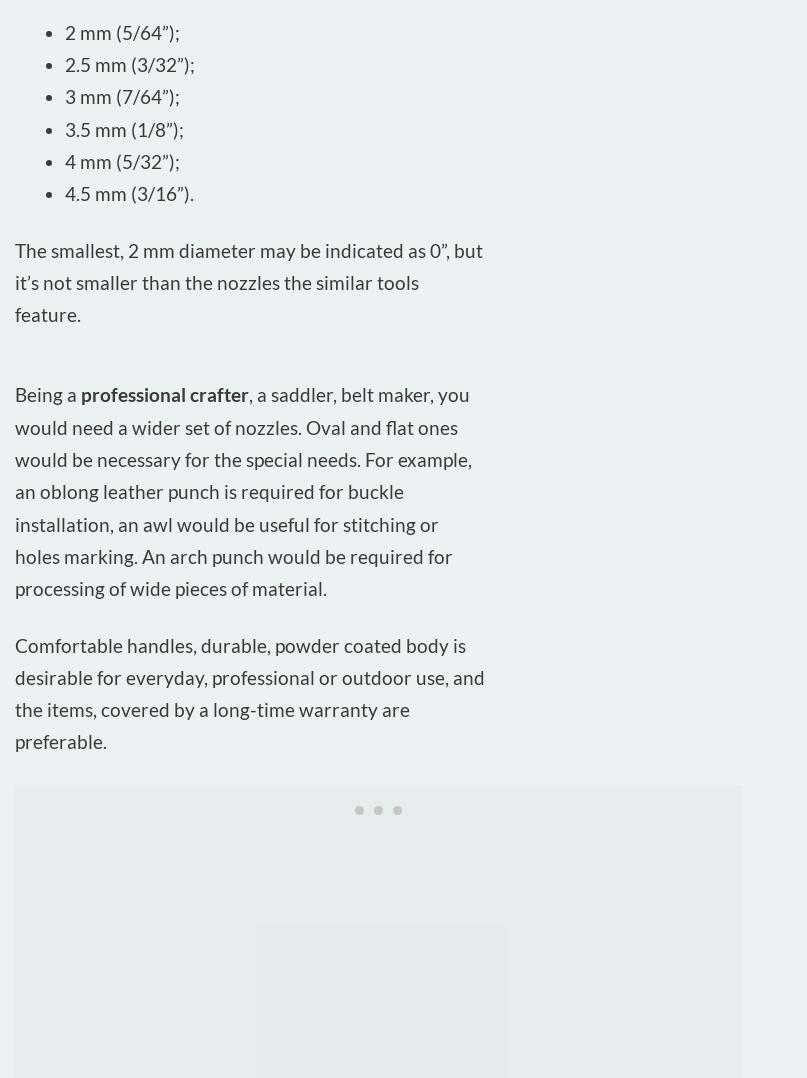 This screenshot has height=1078, width=807. What do you see at coordinates (48, 393) in the screenshot?
I see `'Being a'` at bounding box center [48, 393].